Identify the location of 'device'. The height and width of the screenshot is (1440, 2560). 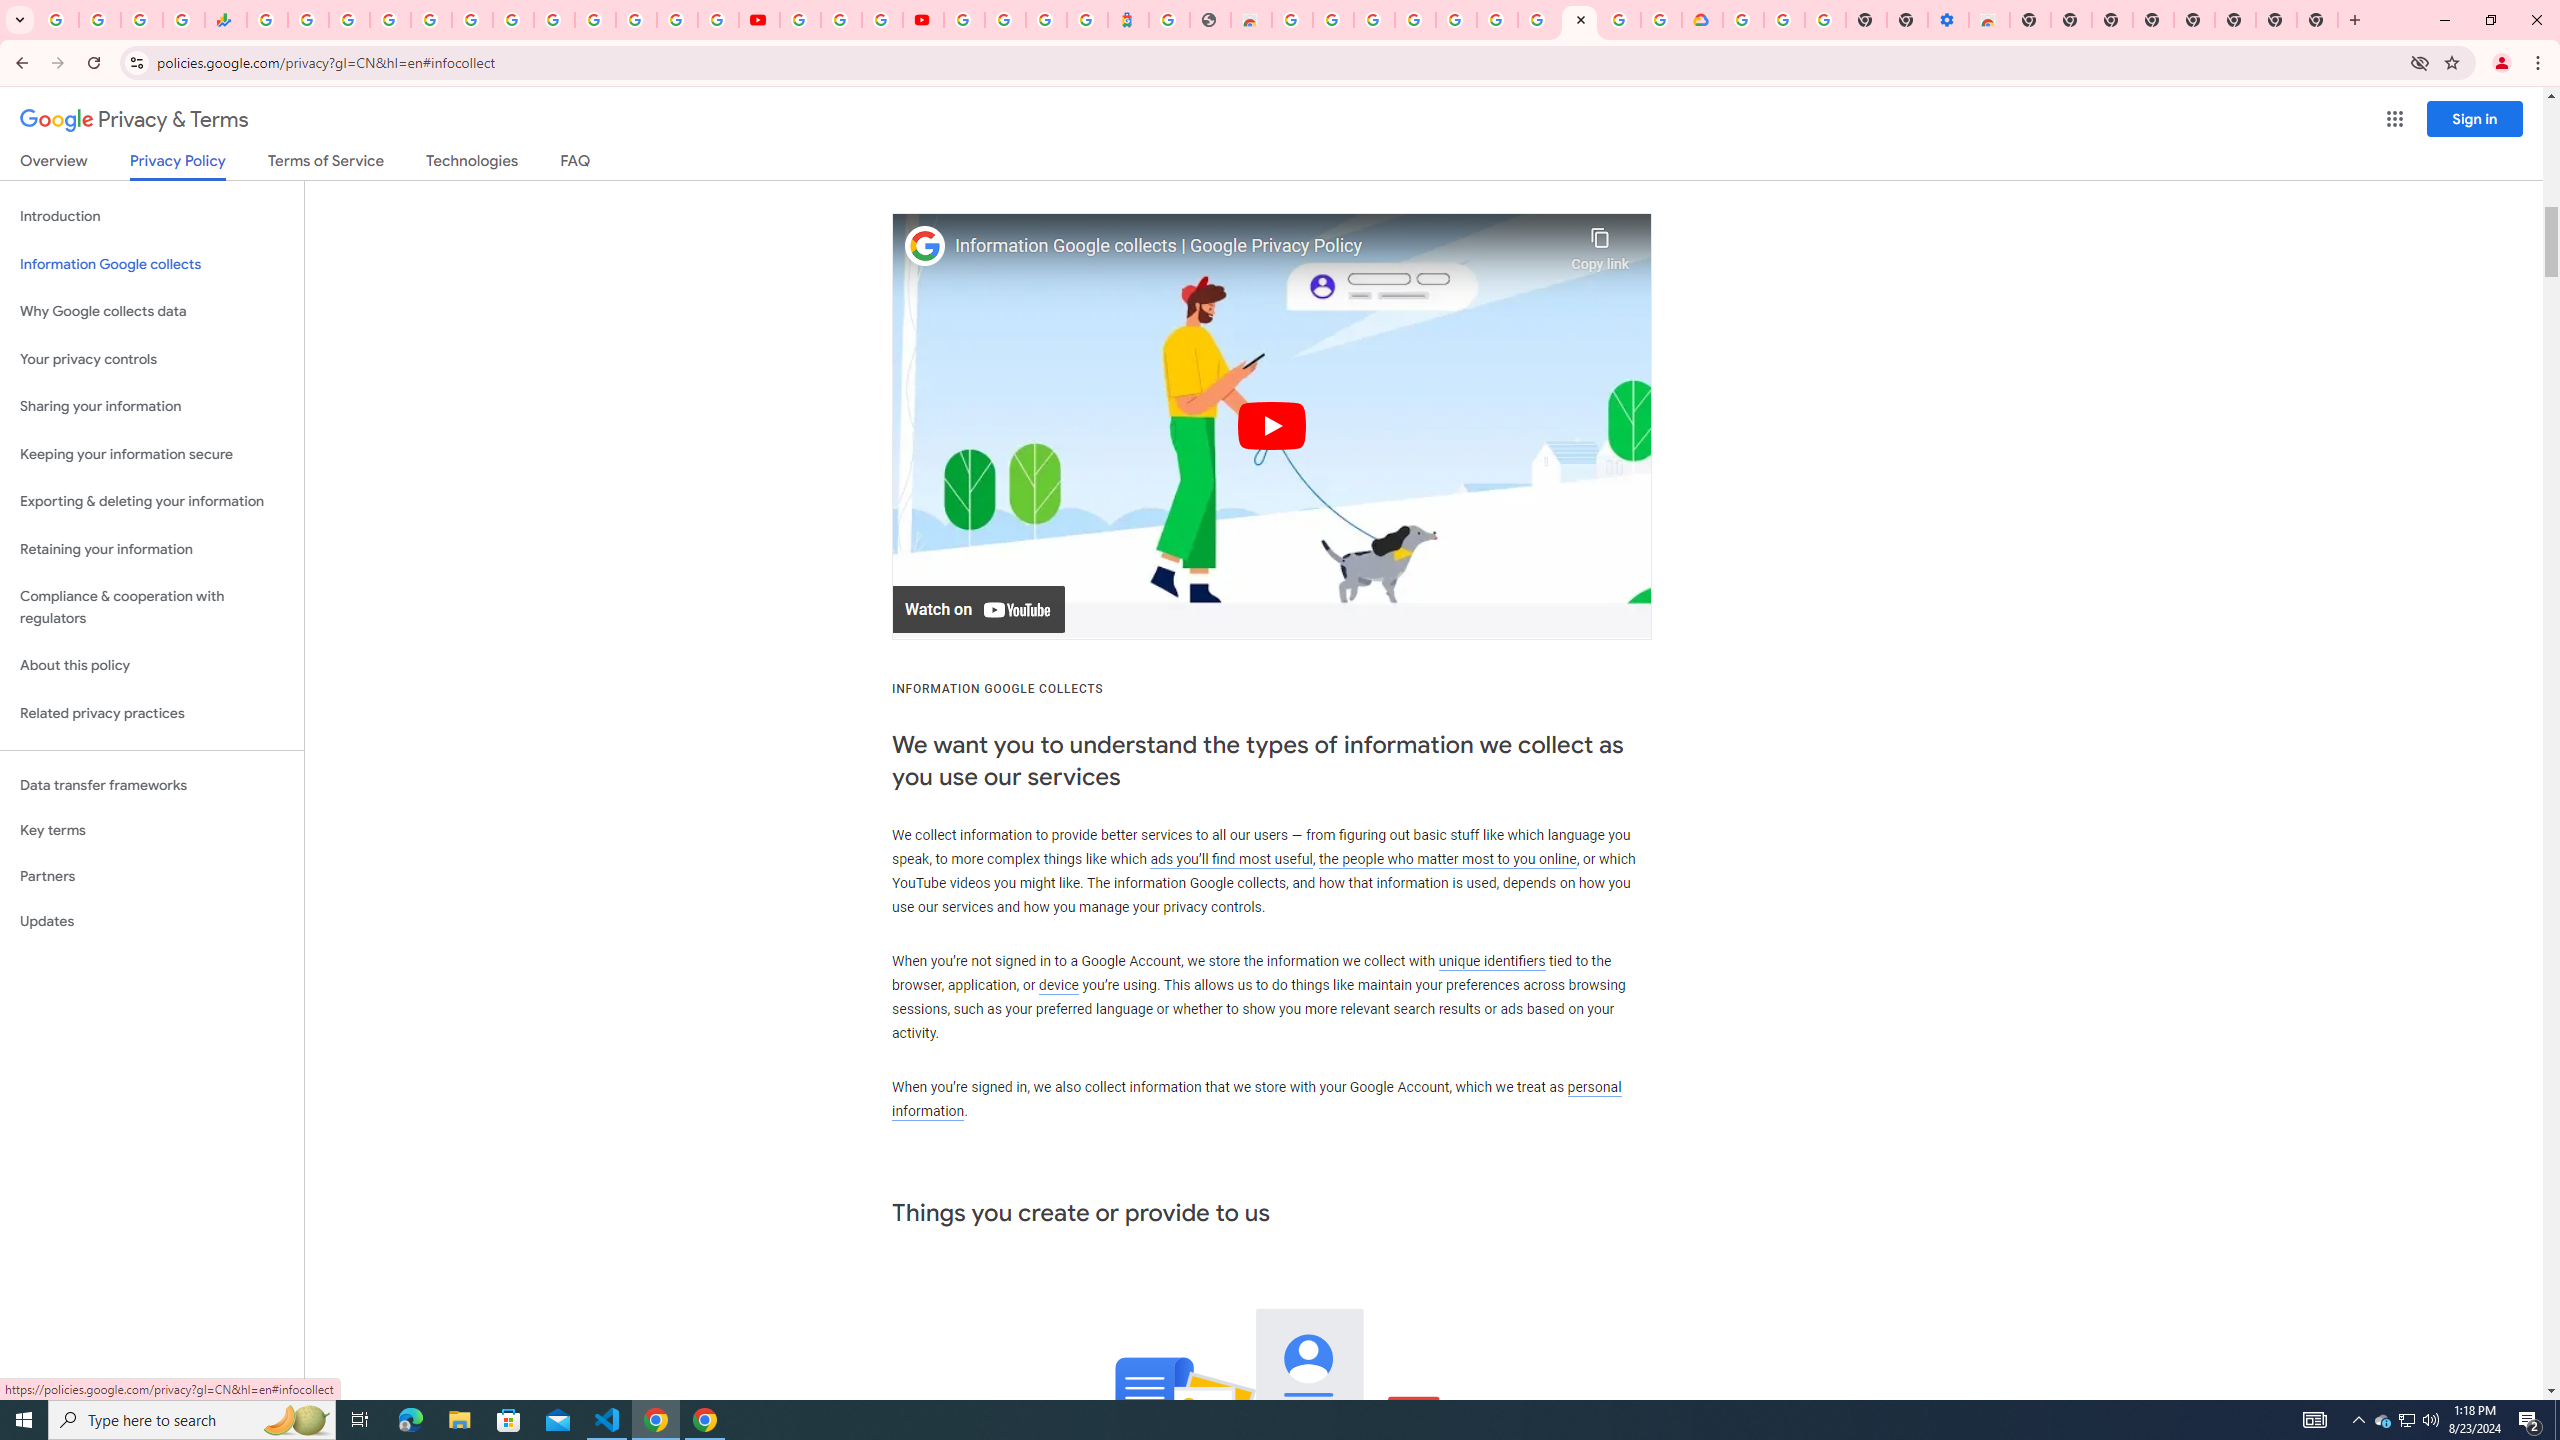
(1057, 984).